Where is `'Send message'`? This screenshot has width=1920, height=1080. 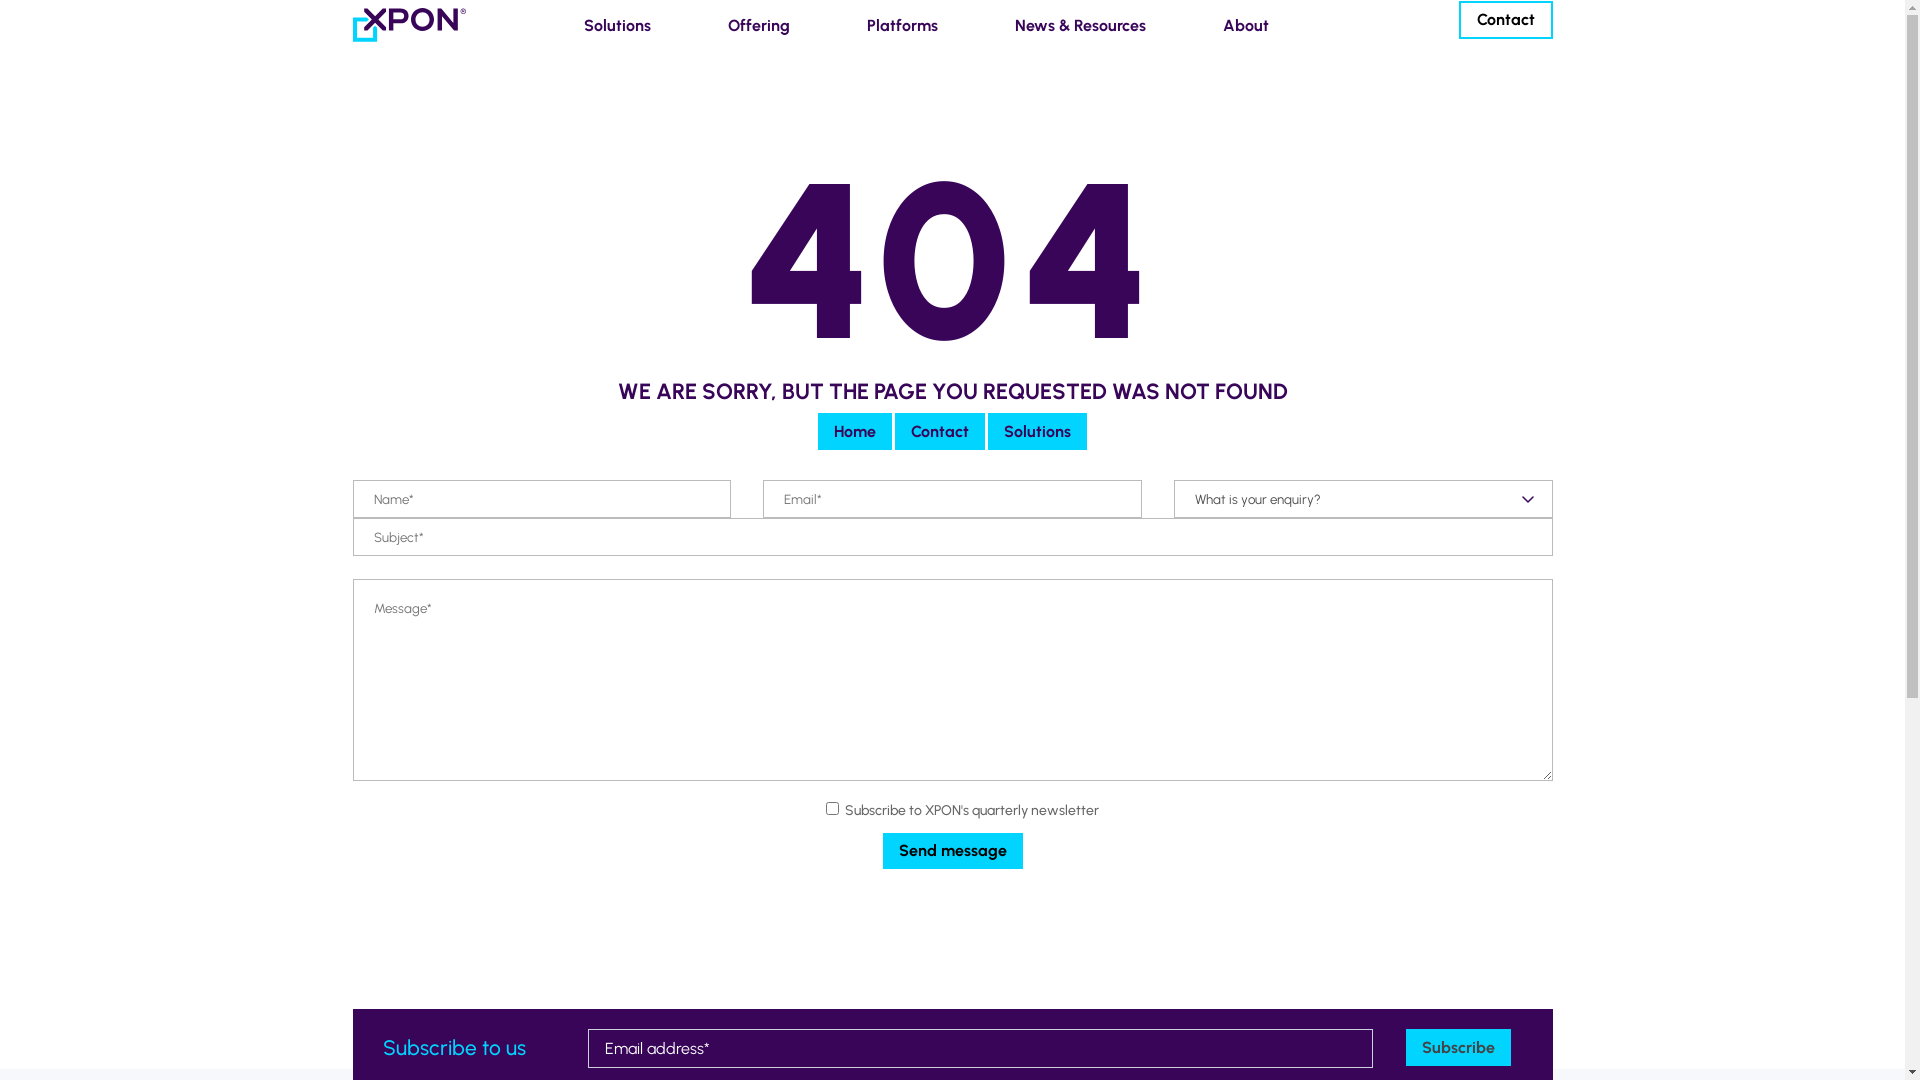
'Send message' is located at coordinates (950, 851).